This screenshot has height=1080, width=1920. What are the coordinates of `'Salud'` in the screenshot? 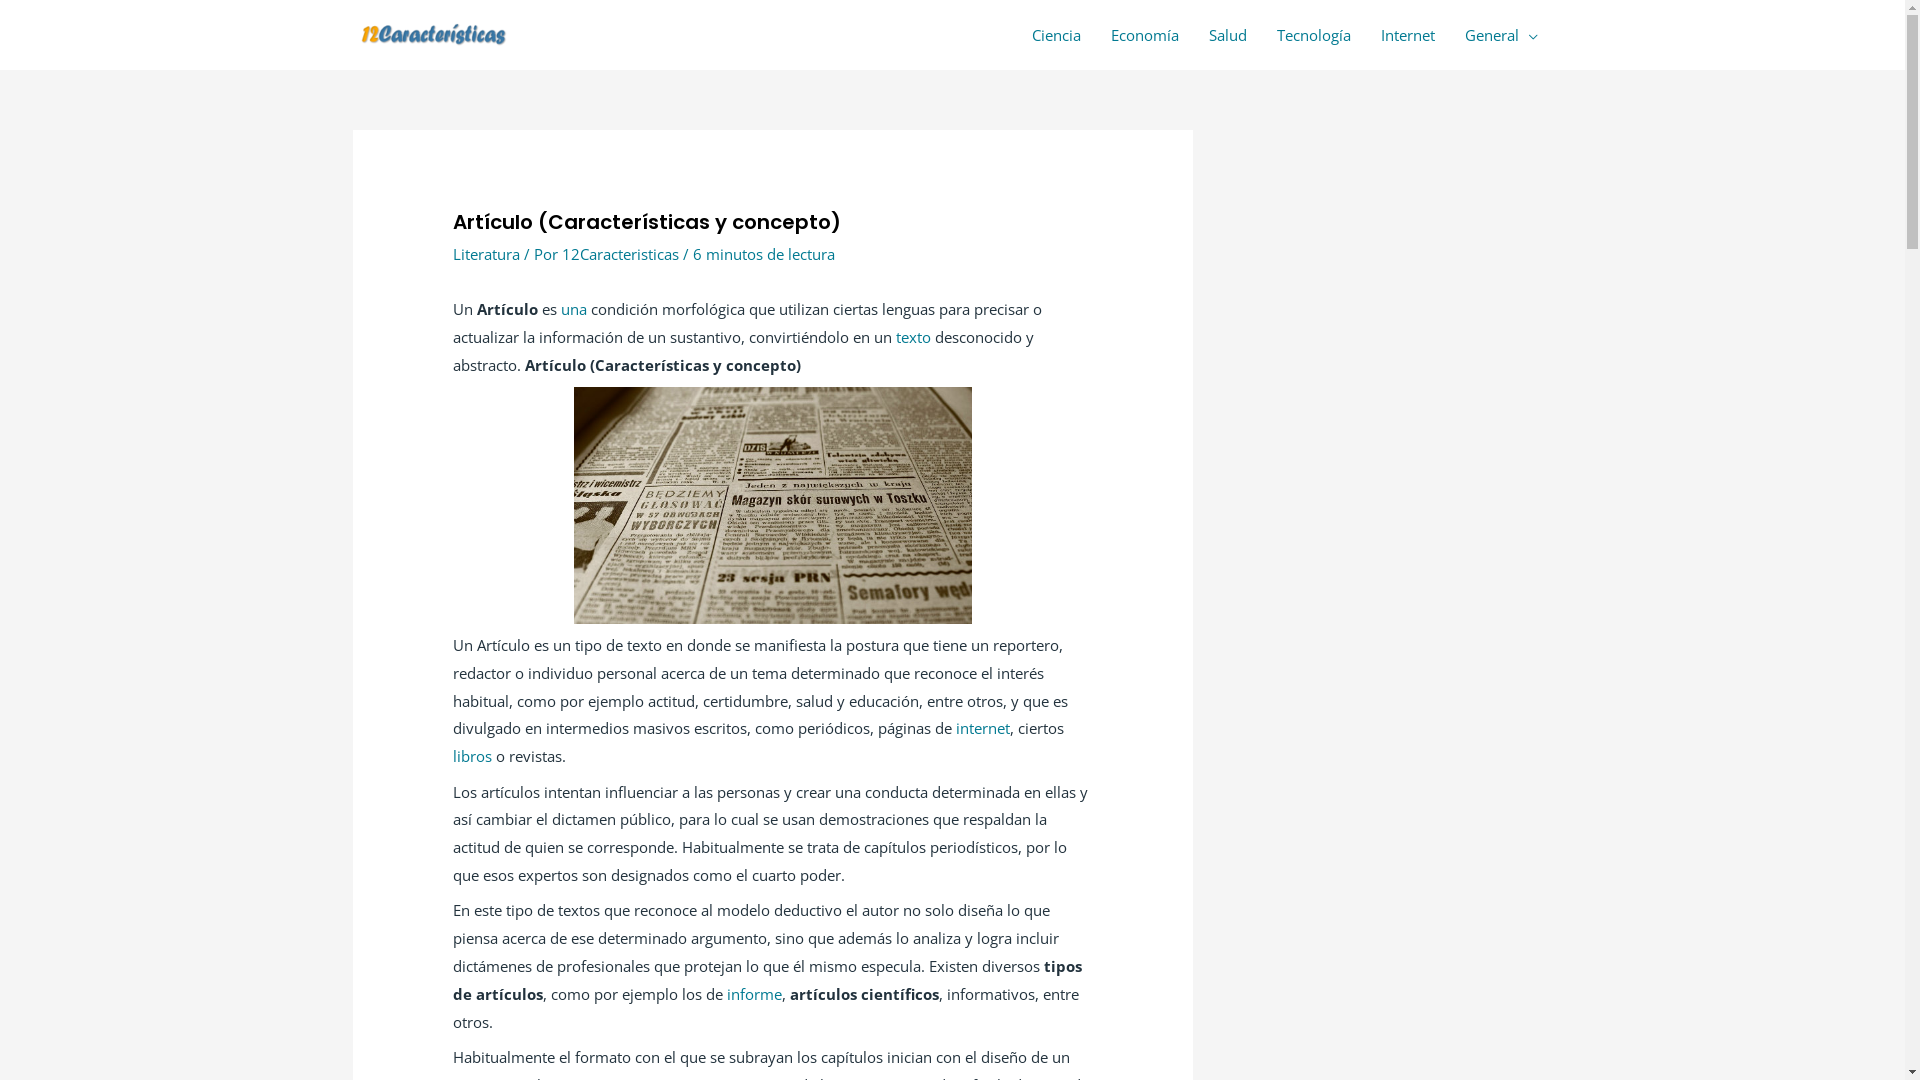 It's located at (1227, 34).